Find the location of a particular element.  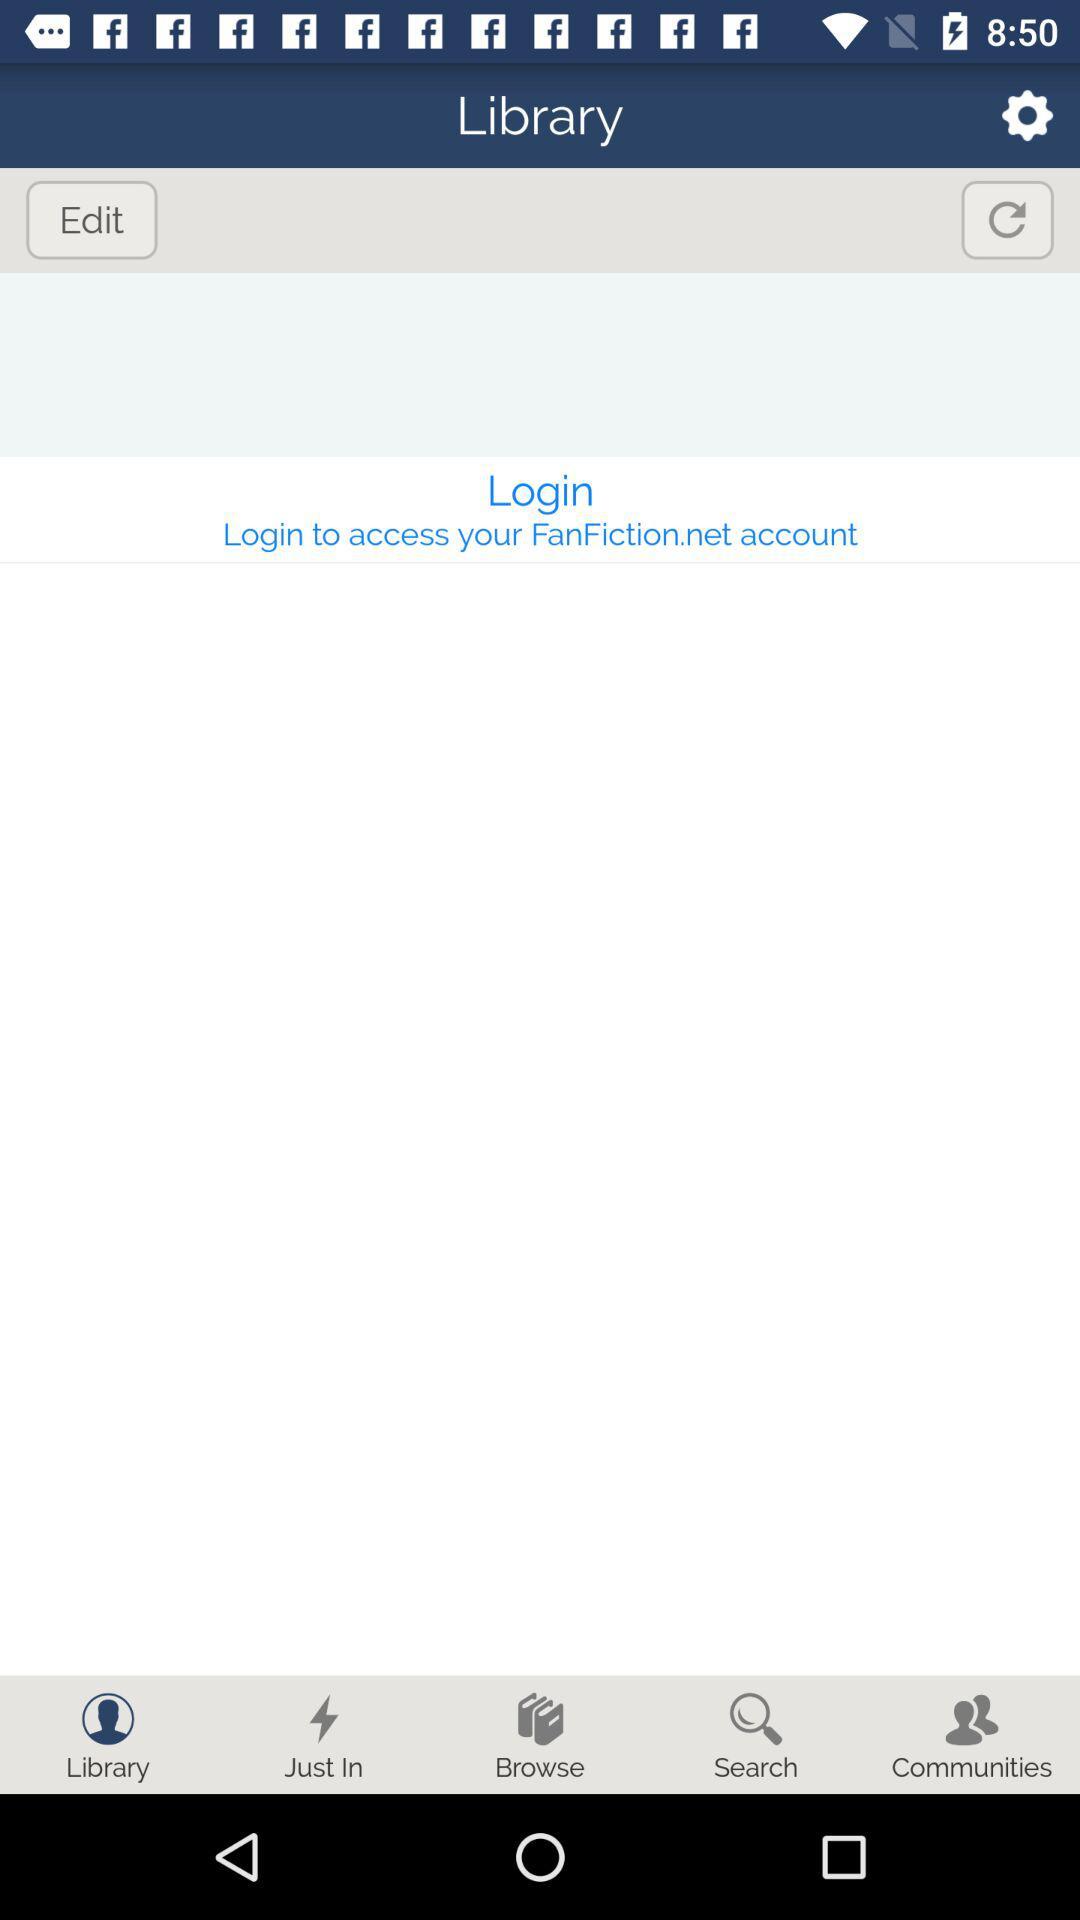

click for user settings is located at coordinates (1014, 114).